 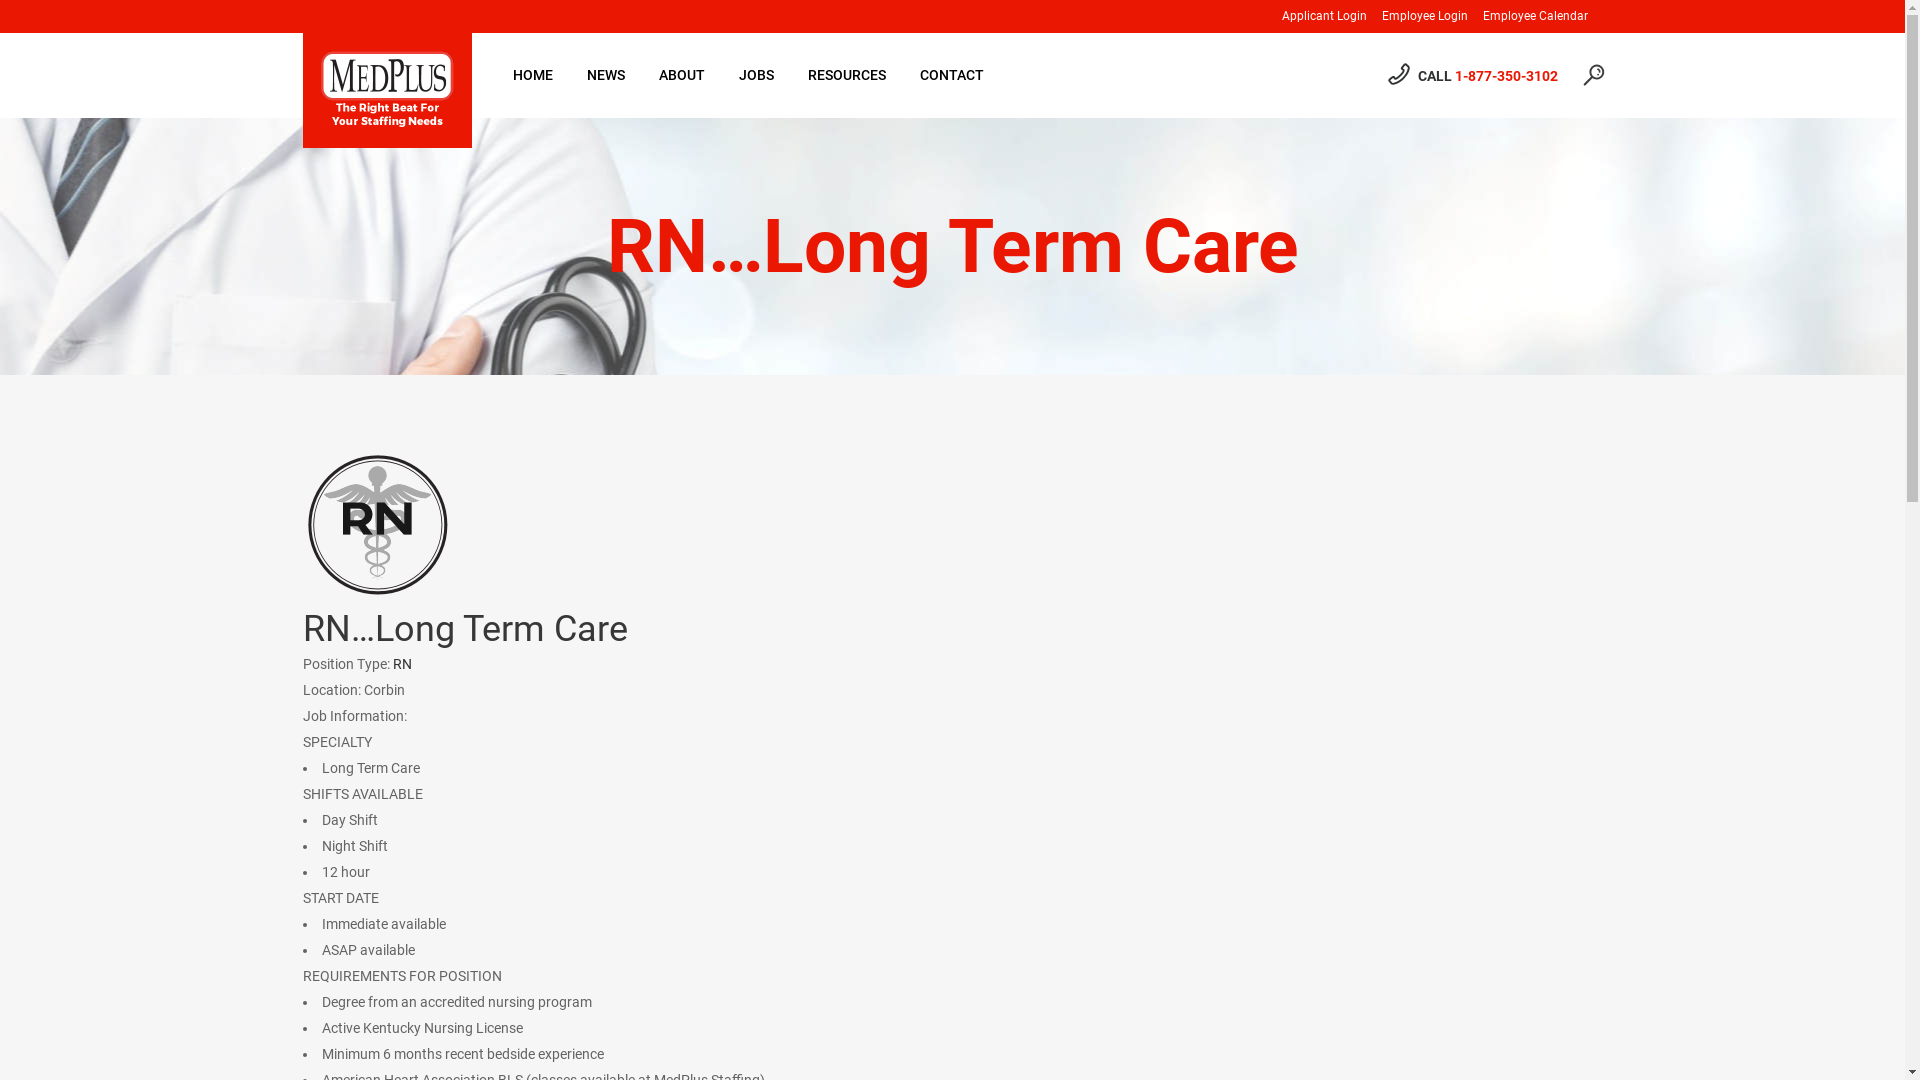 What do you see at coordinates (1415, 16) in the screenshot?
I see `'Employee Login'` at bounding box center [1415, 16].